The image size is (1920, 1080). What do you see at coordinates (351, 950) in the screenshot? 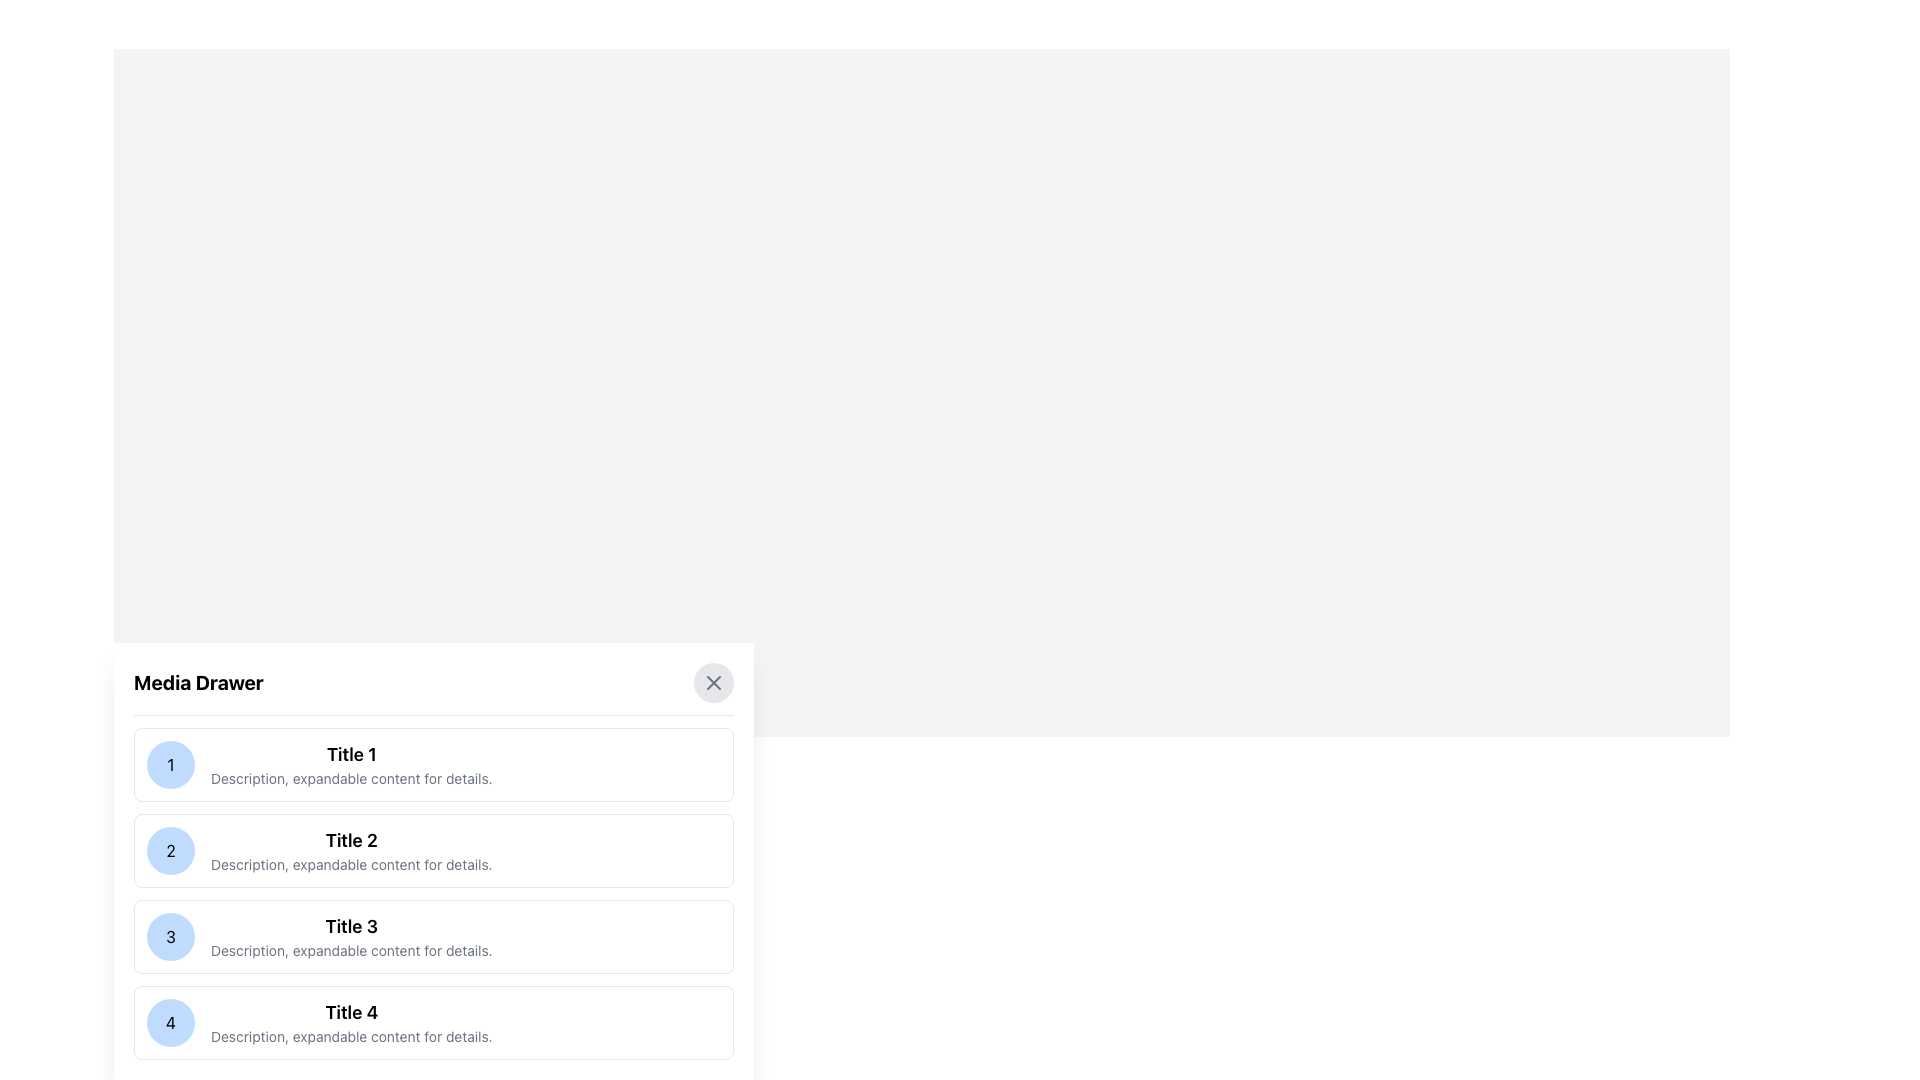
I see `descriptive text located at the bottom of the 'Title 3' section, which provides additional information about it` at bounding box center [351, 950].